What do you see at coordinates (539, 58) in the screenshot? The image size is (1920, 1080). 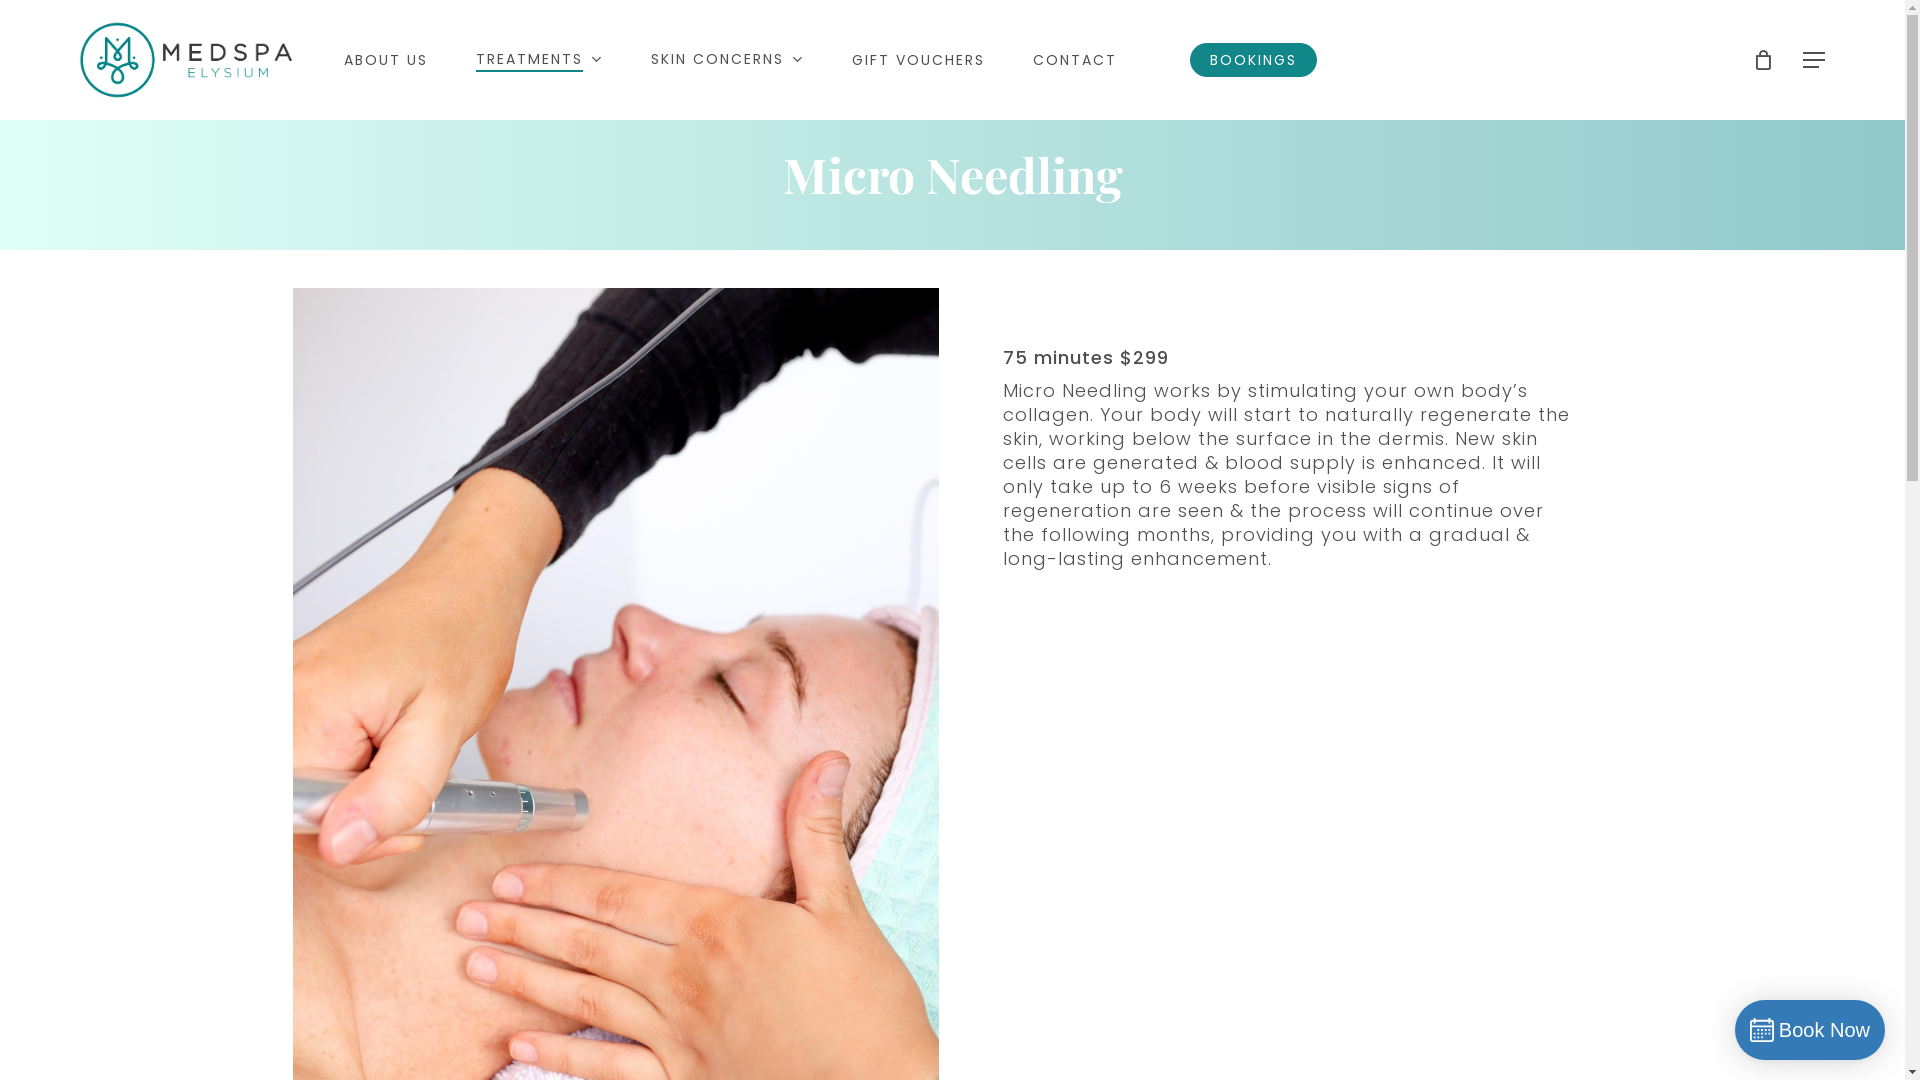 I see `'TREATMENTS'` at bounding box center [539, 58].